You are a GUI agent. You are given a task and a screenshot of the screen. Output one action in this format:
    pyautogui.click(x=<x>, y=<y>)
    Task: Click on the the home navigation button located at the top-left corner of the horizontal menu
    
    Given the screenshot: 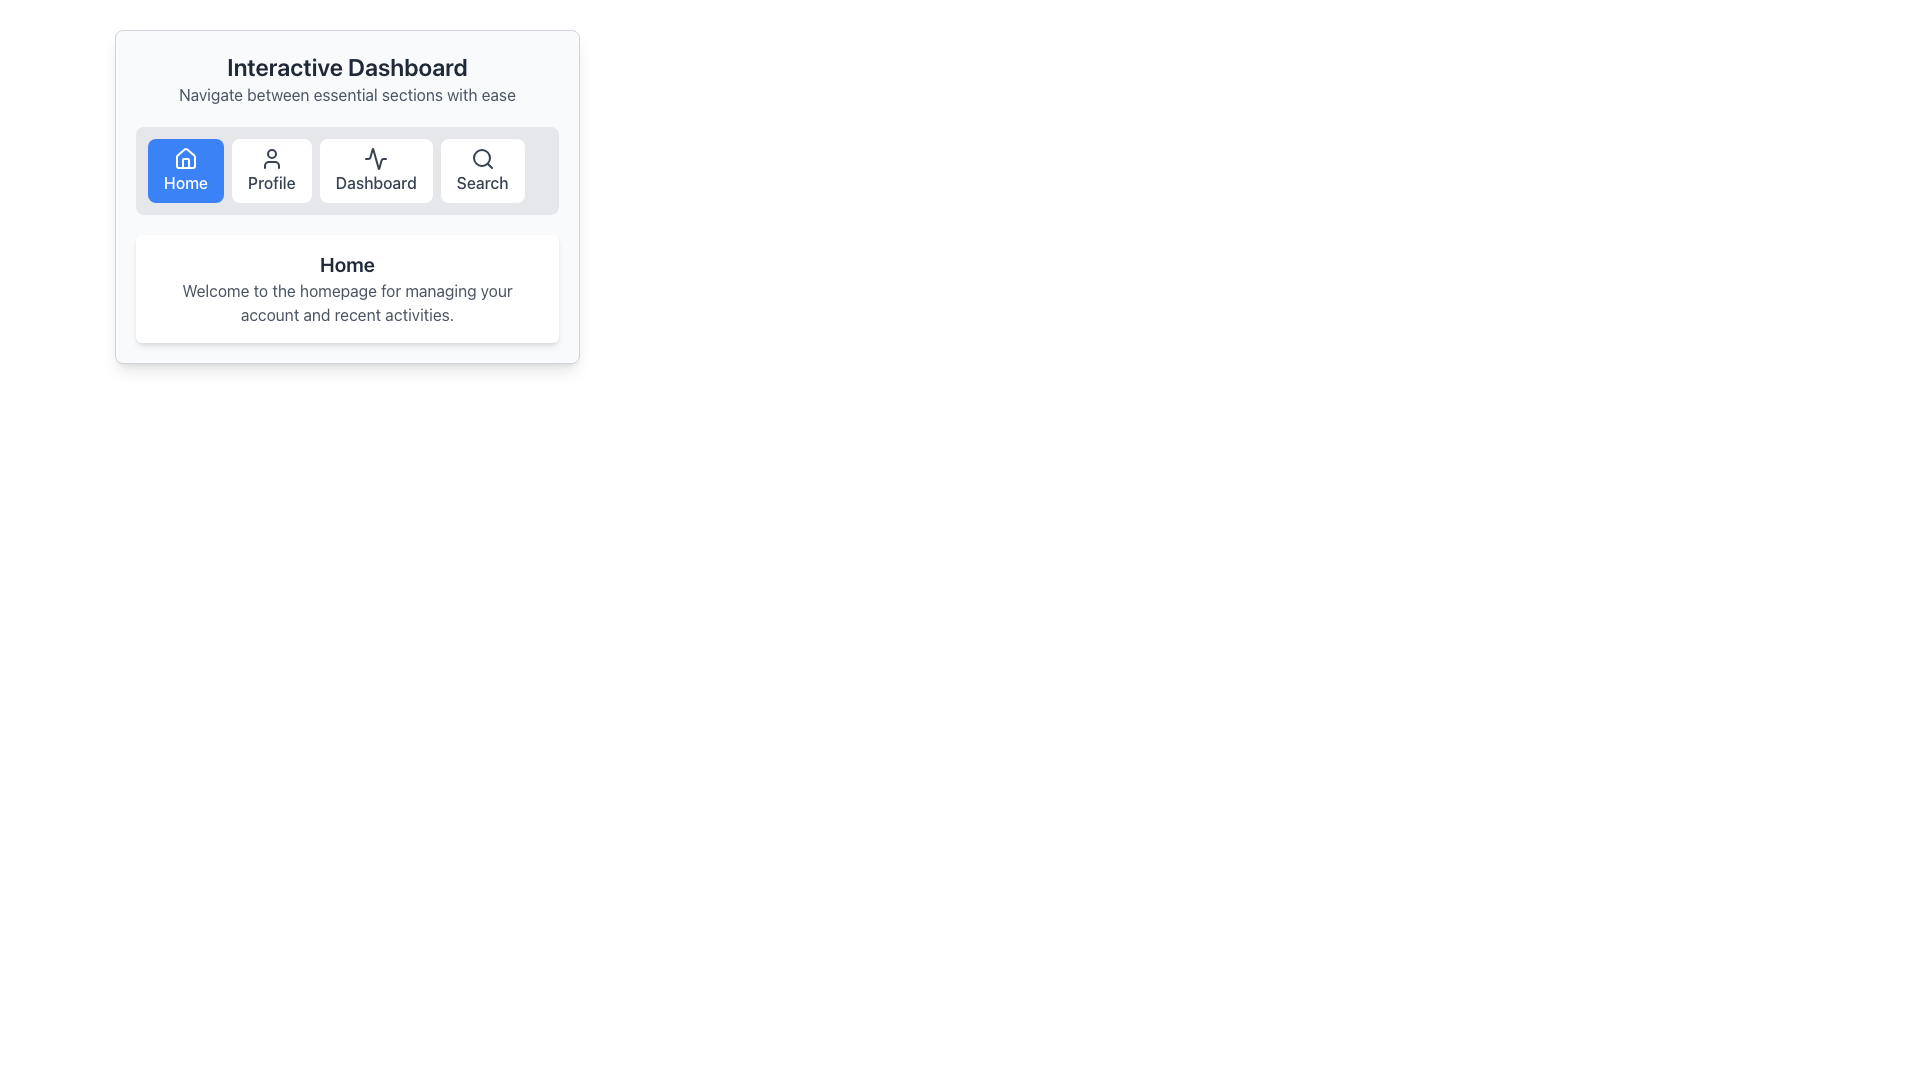 What is the action you would take?
    pyautogui.click(x=186, y=169)
    